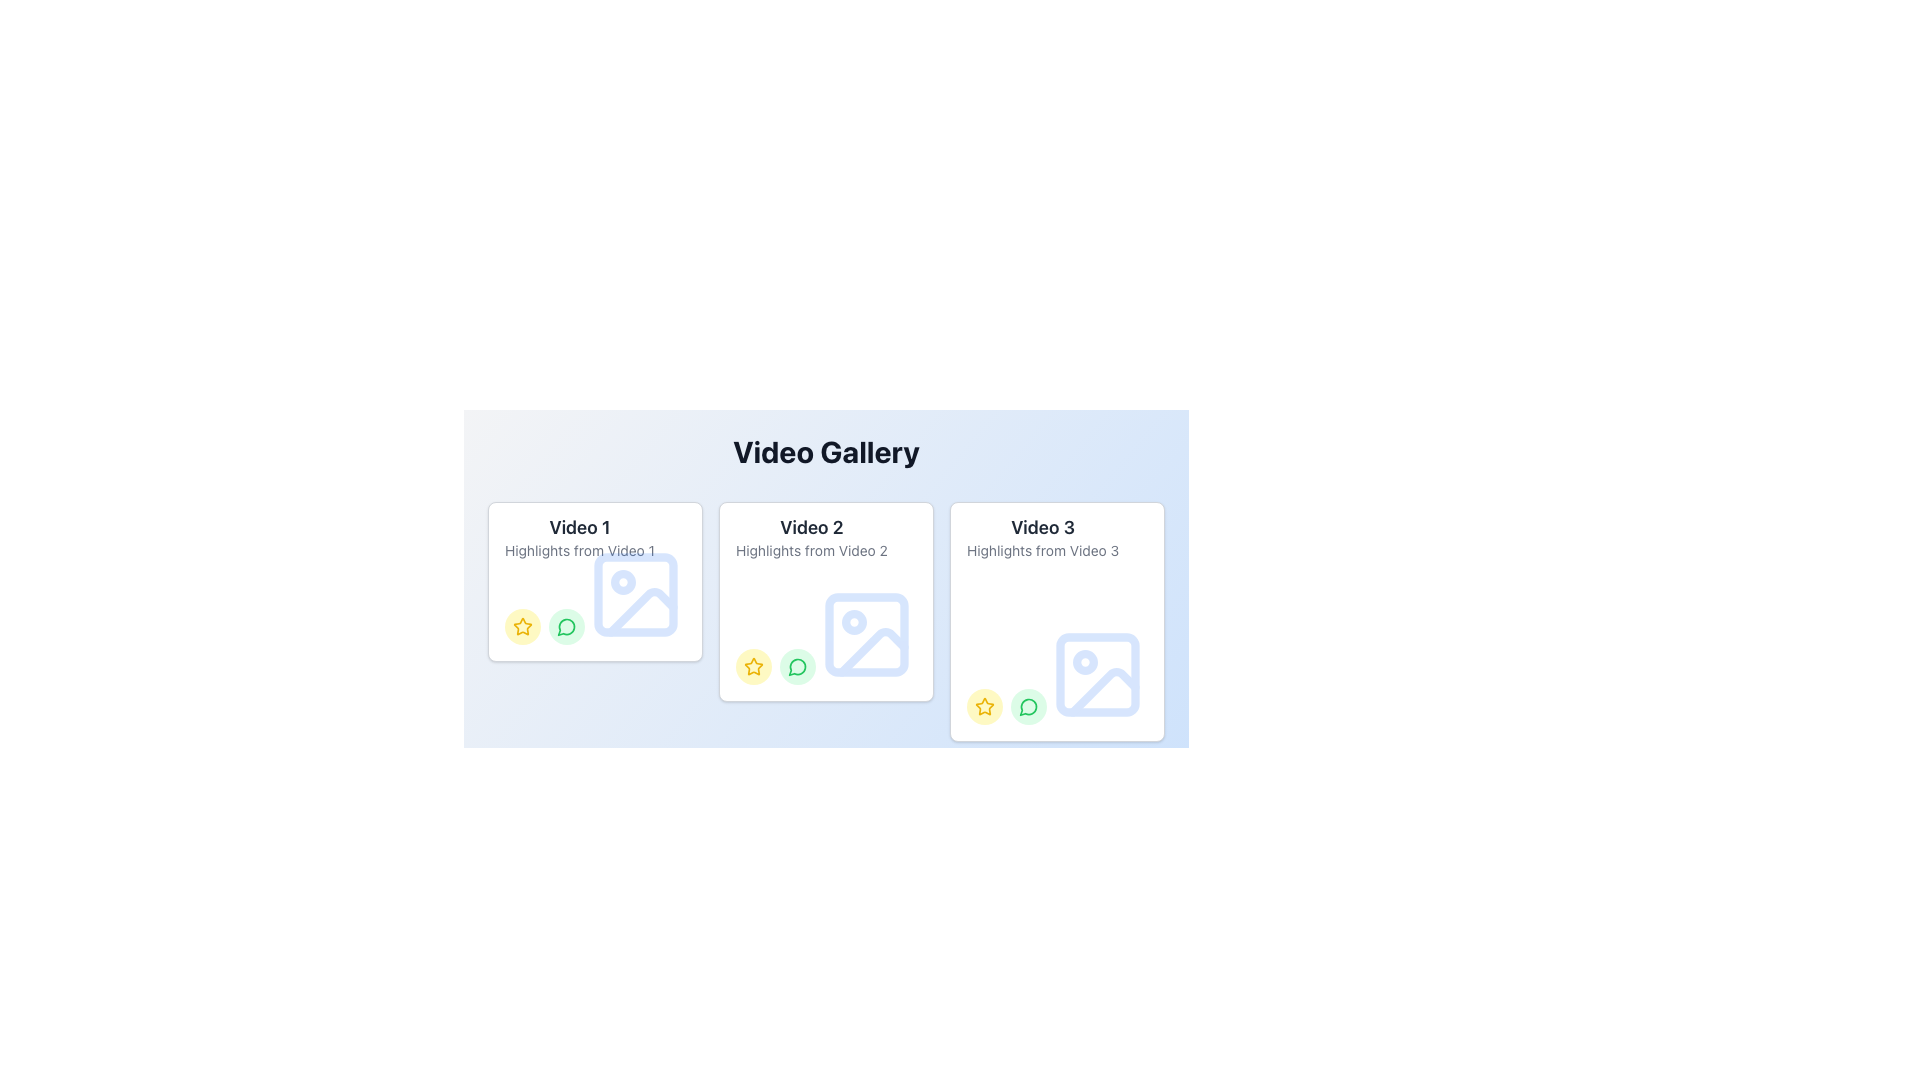 This screenshot has height=1080, width=1920. What do you see at coordinates (775, 667) in the screenshot?
I see `the green chat bubble button in the Interactive Button Group located in the bottom-left corner of the 'Video 2' card to comment` at bounding box center [775, 667].